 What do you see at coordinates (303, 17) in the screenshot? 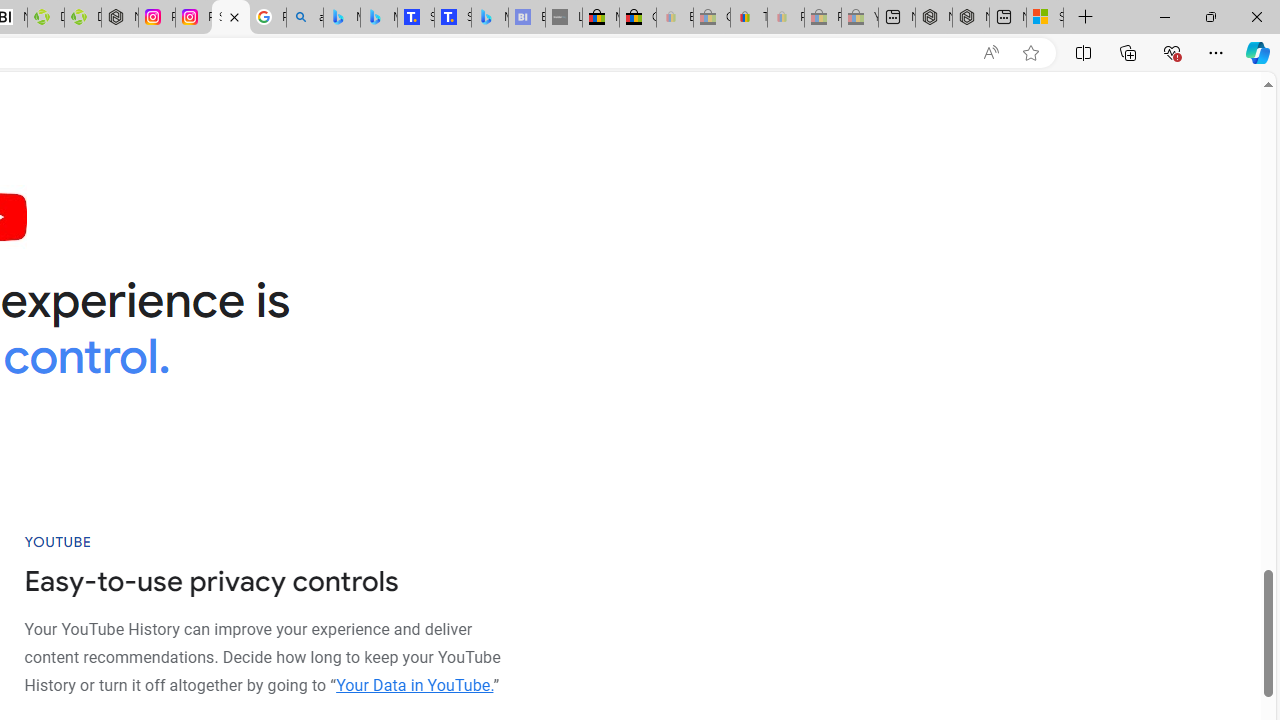
I see `'alabama high school quarterback dies - Search'` at bounding box center [303, 17].